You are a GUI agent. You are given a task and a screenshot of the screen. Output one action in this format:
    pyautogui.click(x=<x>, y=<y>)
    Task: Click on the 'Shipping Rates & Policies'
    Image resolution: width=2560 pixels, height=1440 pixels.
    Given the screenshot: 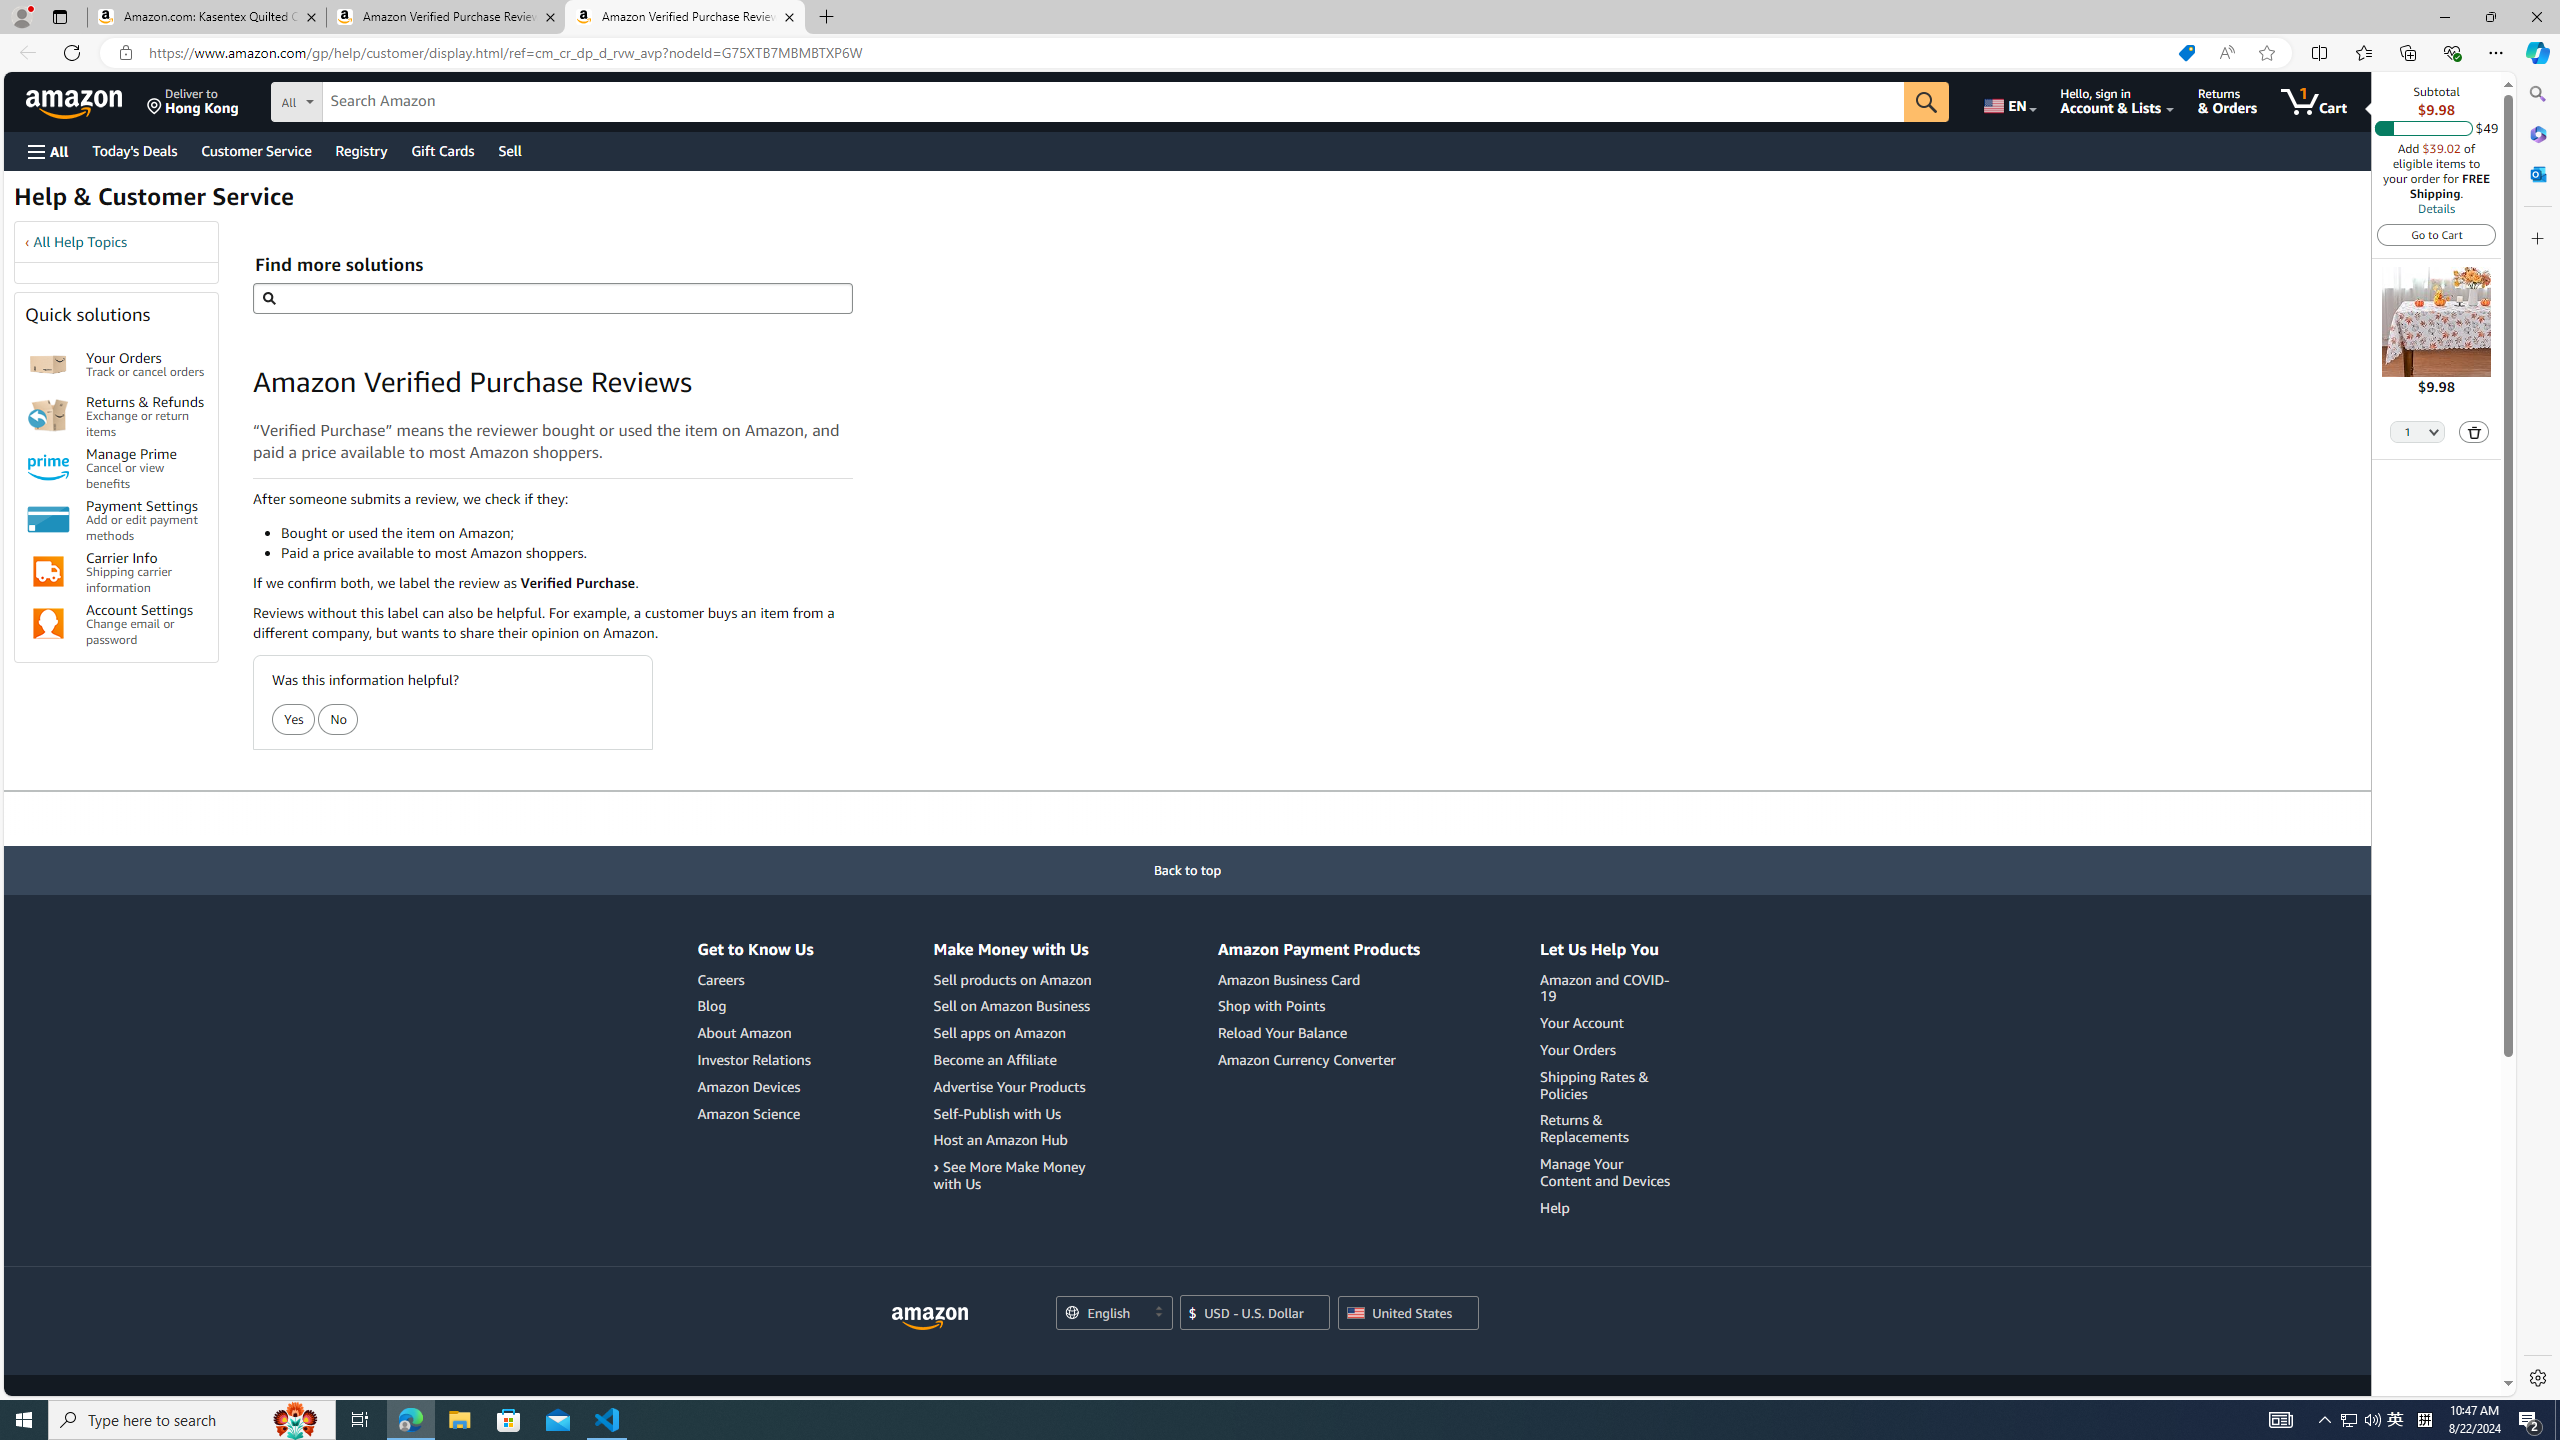 What is the action you would take?
    pyautogui.click(x=1607, y=1084)
    